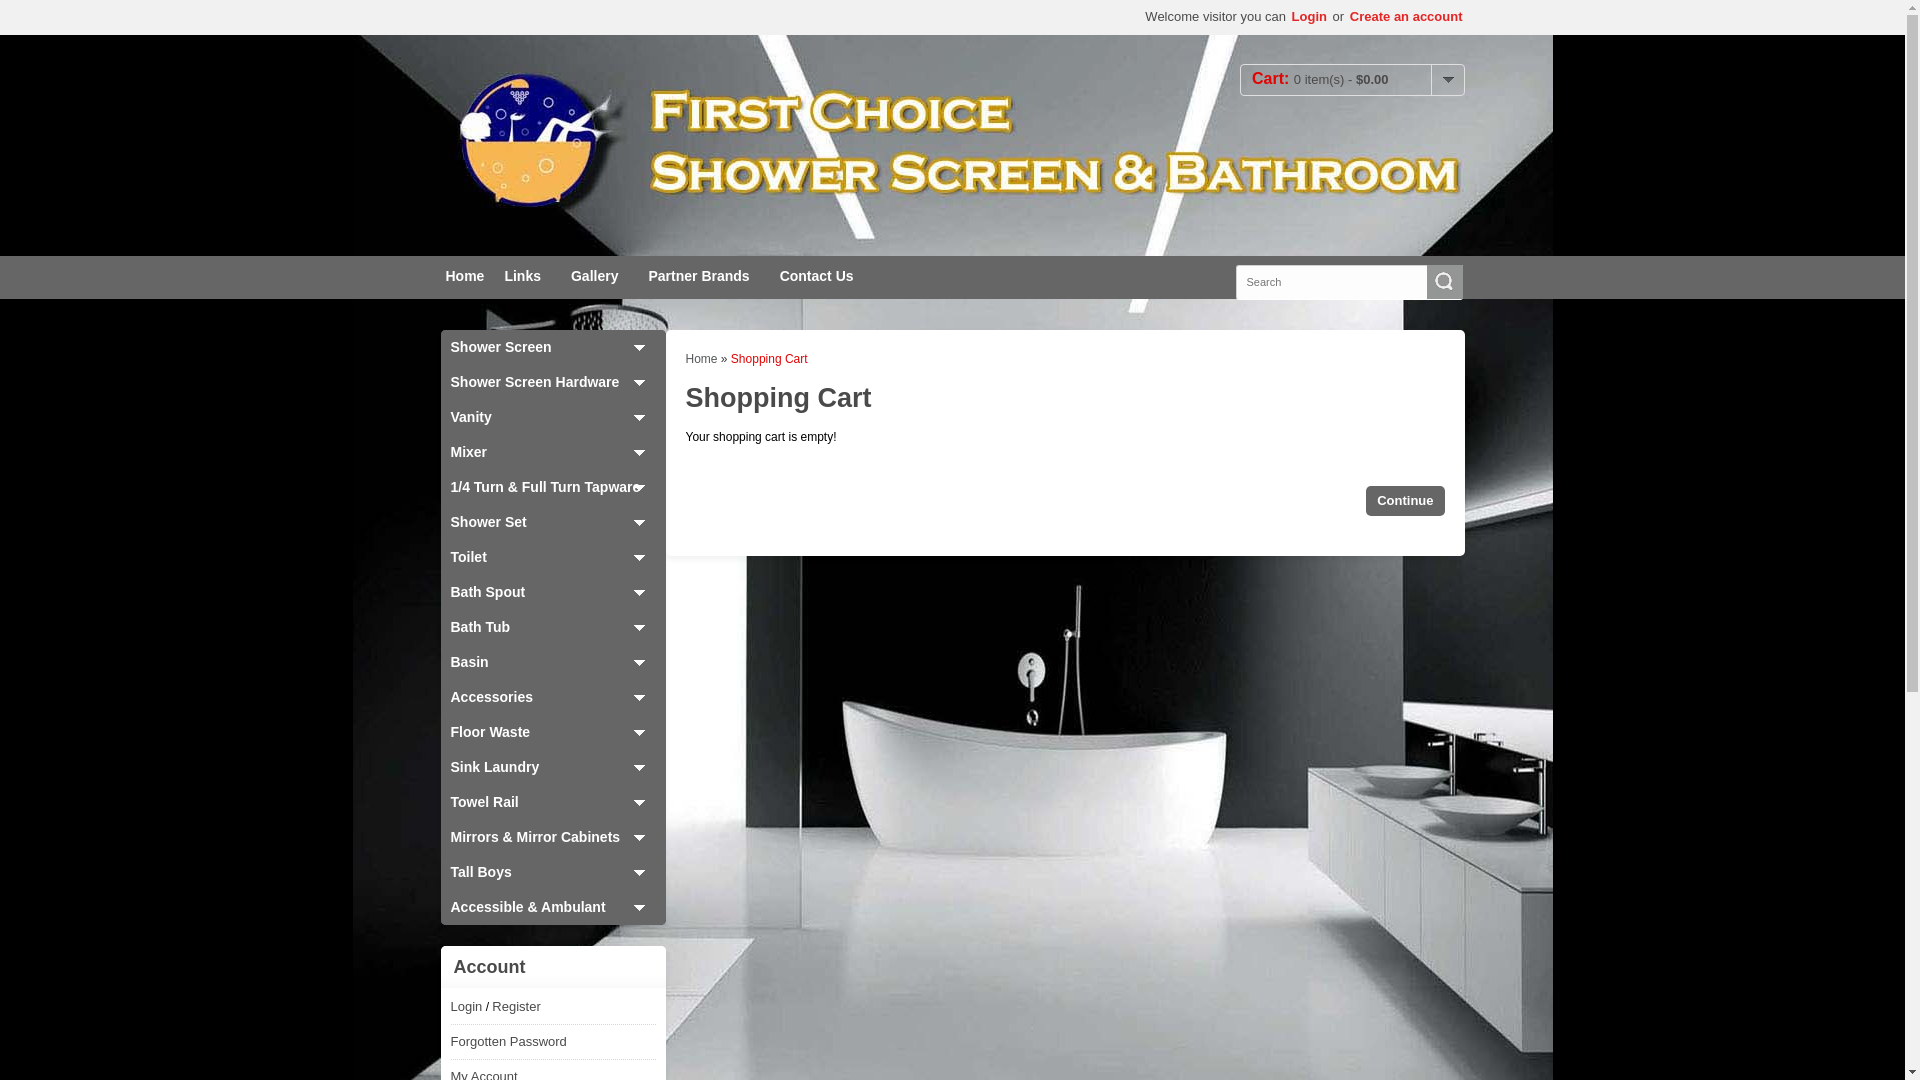 The height and width of the screenshot is (1080, 1920). Describe the element at coordinates (593, 277) in the screenshot. I see `'Gallery'` at that location.